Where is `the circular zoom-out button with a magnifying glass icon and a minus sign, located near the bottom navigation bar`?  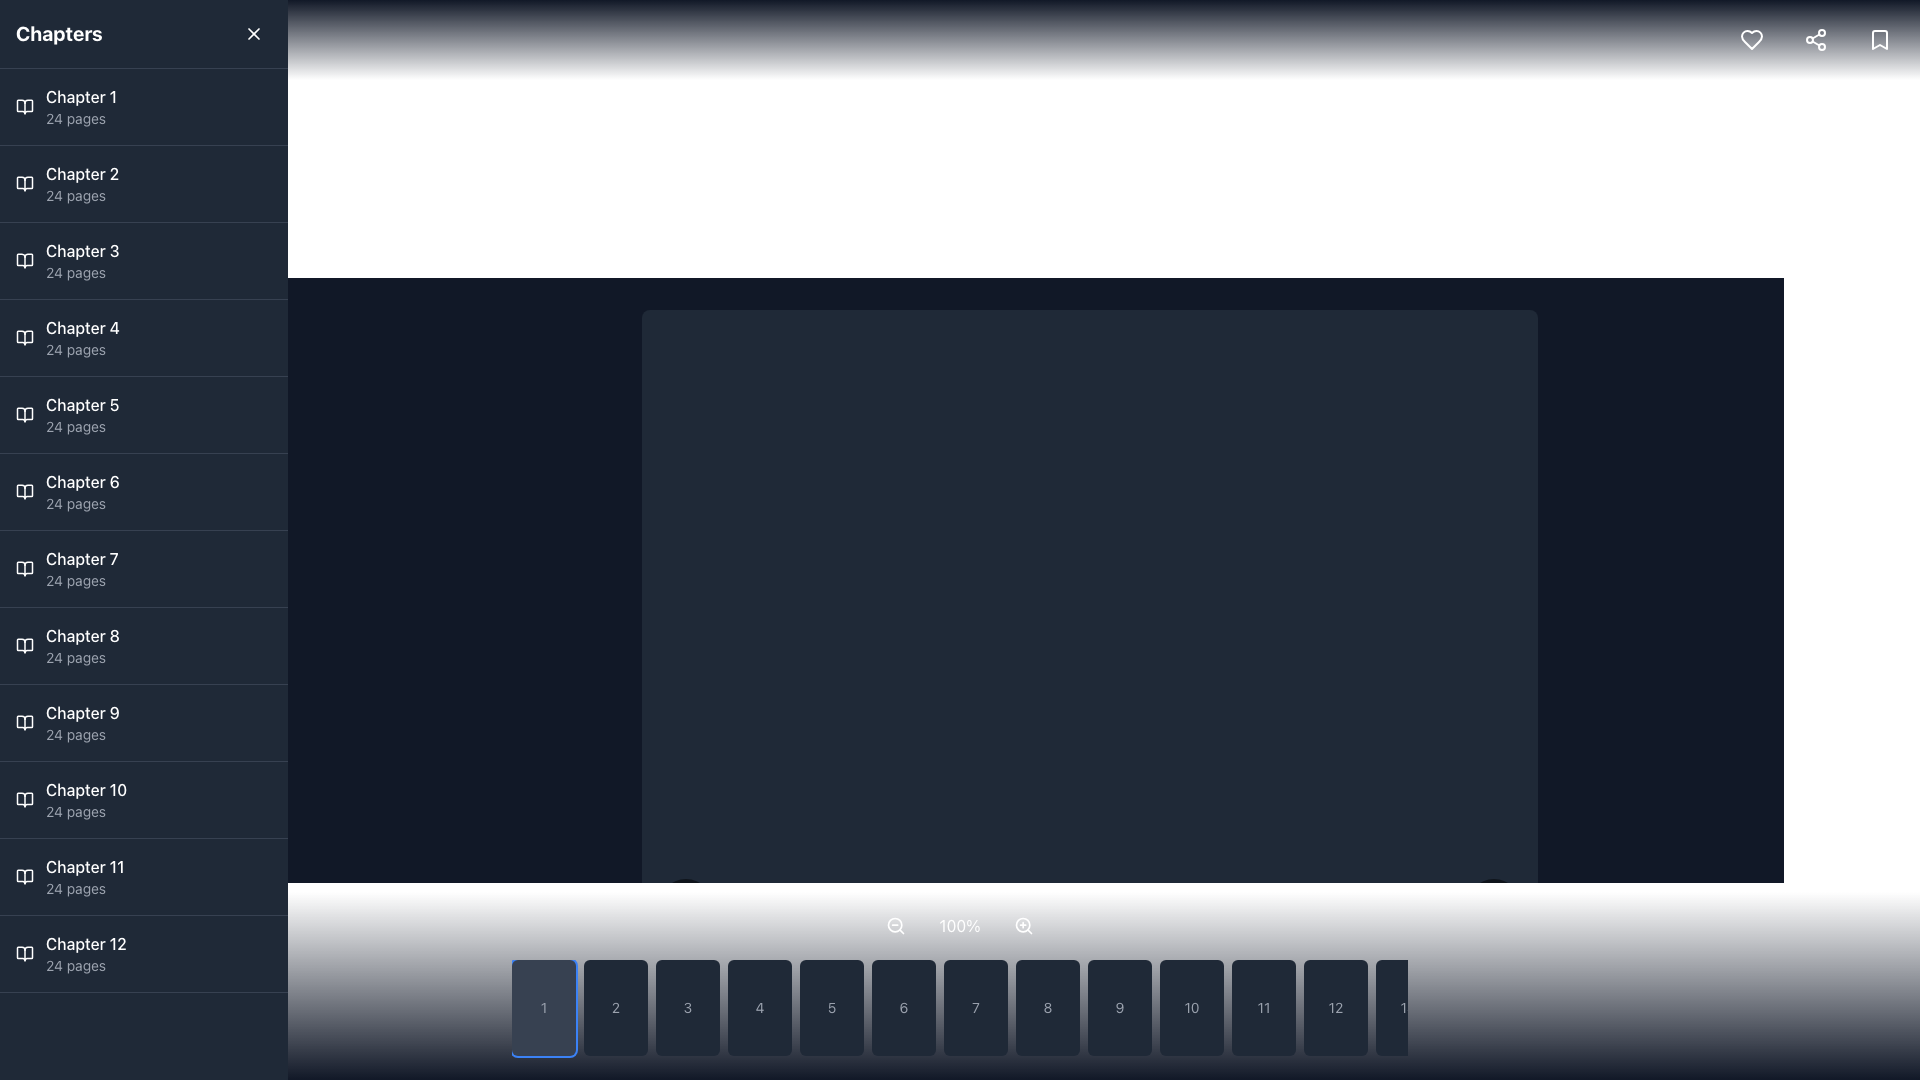 the circular zoom-out button with a magnifying glass icon and a minus sign, located near the bottom navigation bar is located at coordinates (895, 925).